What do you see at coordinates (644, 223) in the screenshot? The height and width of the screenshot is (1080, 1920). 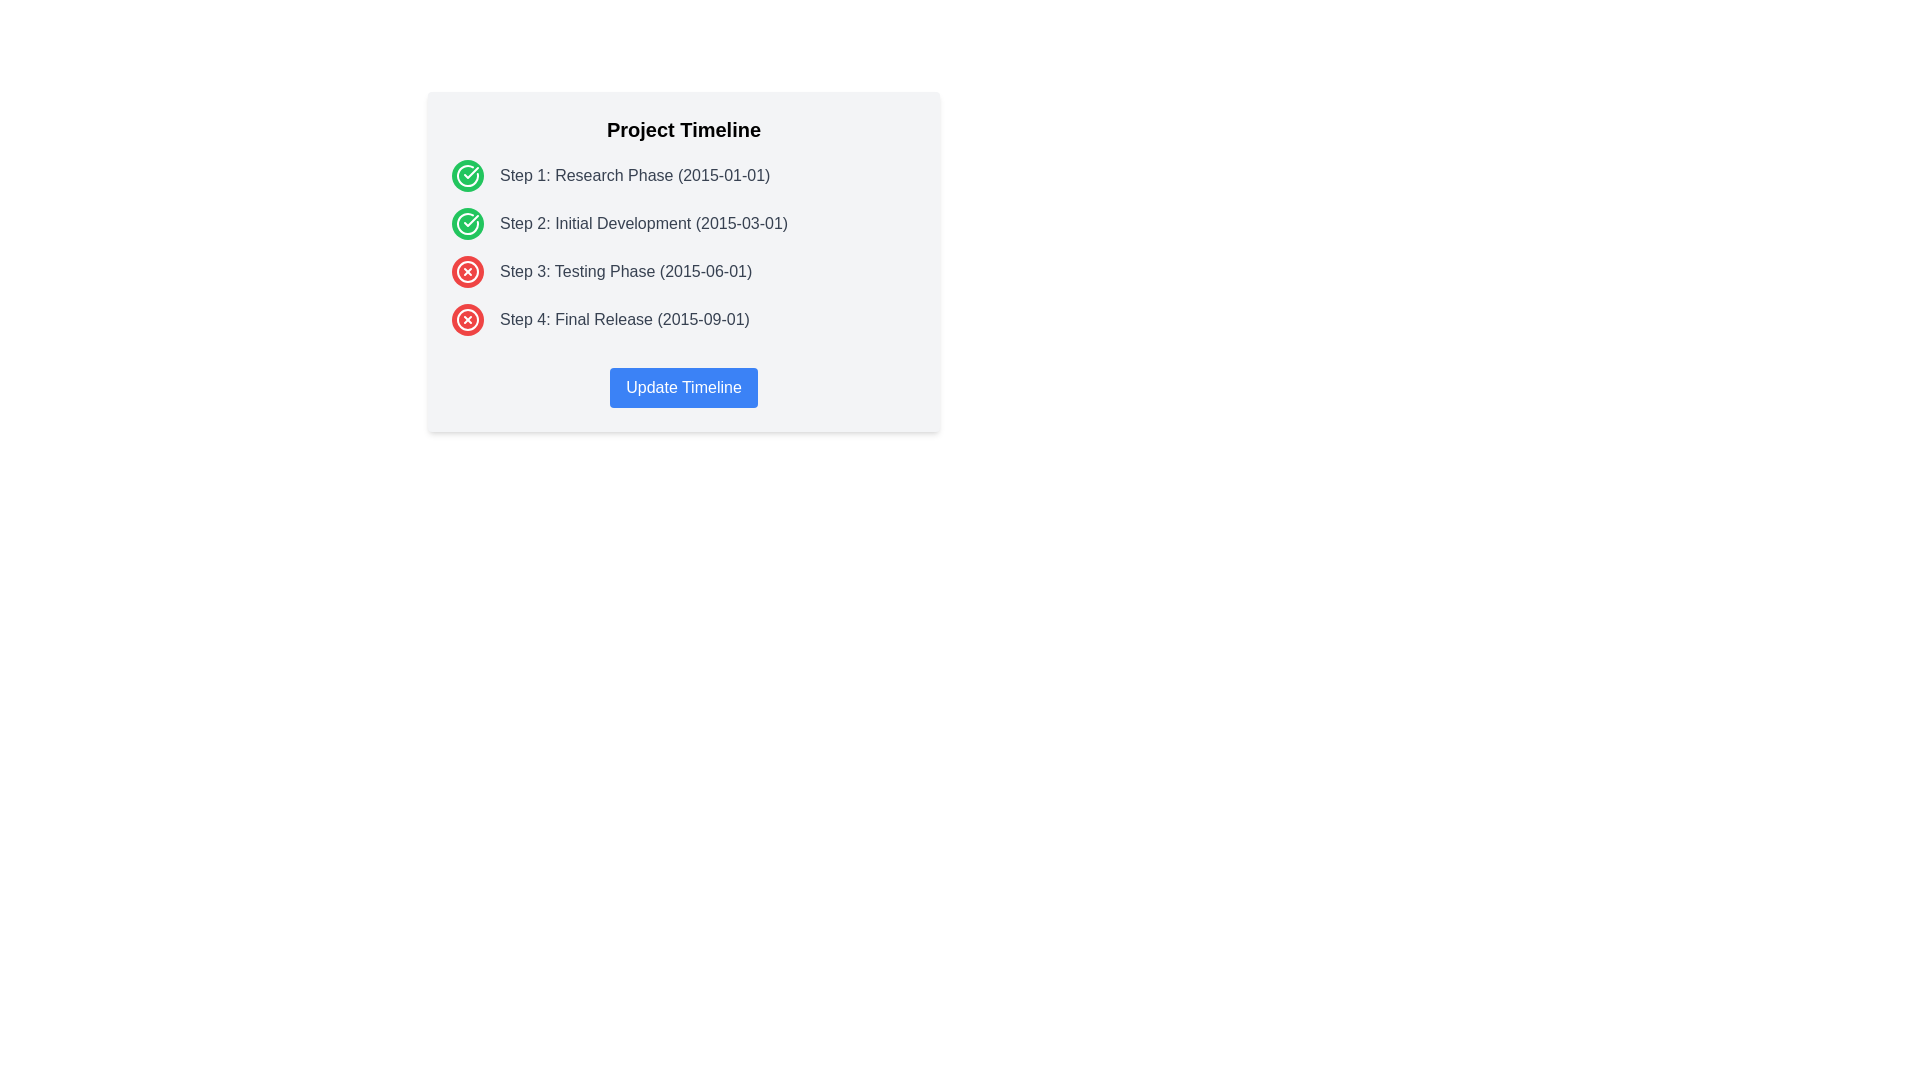 I see `the text label displaying 'Step 2: Initial Development', which is positioned between 'Step 1: Research Phase' and 'Step 3: Testing Phase'` at bounding box center [644, 223].